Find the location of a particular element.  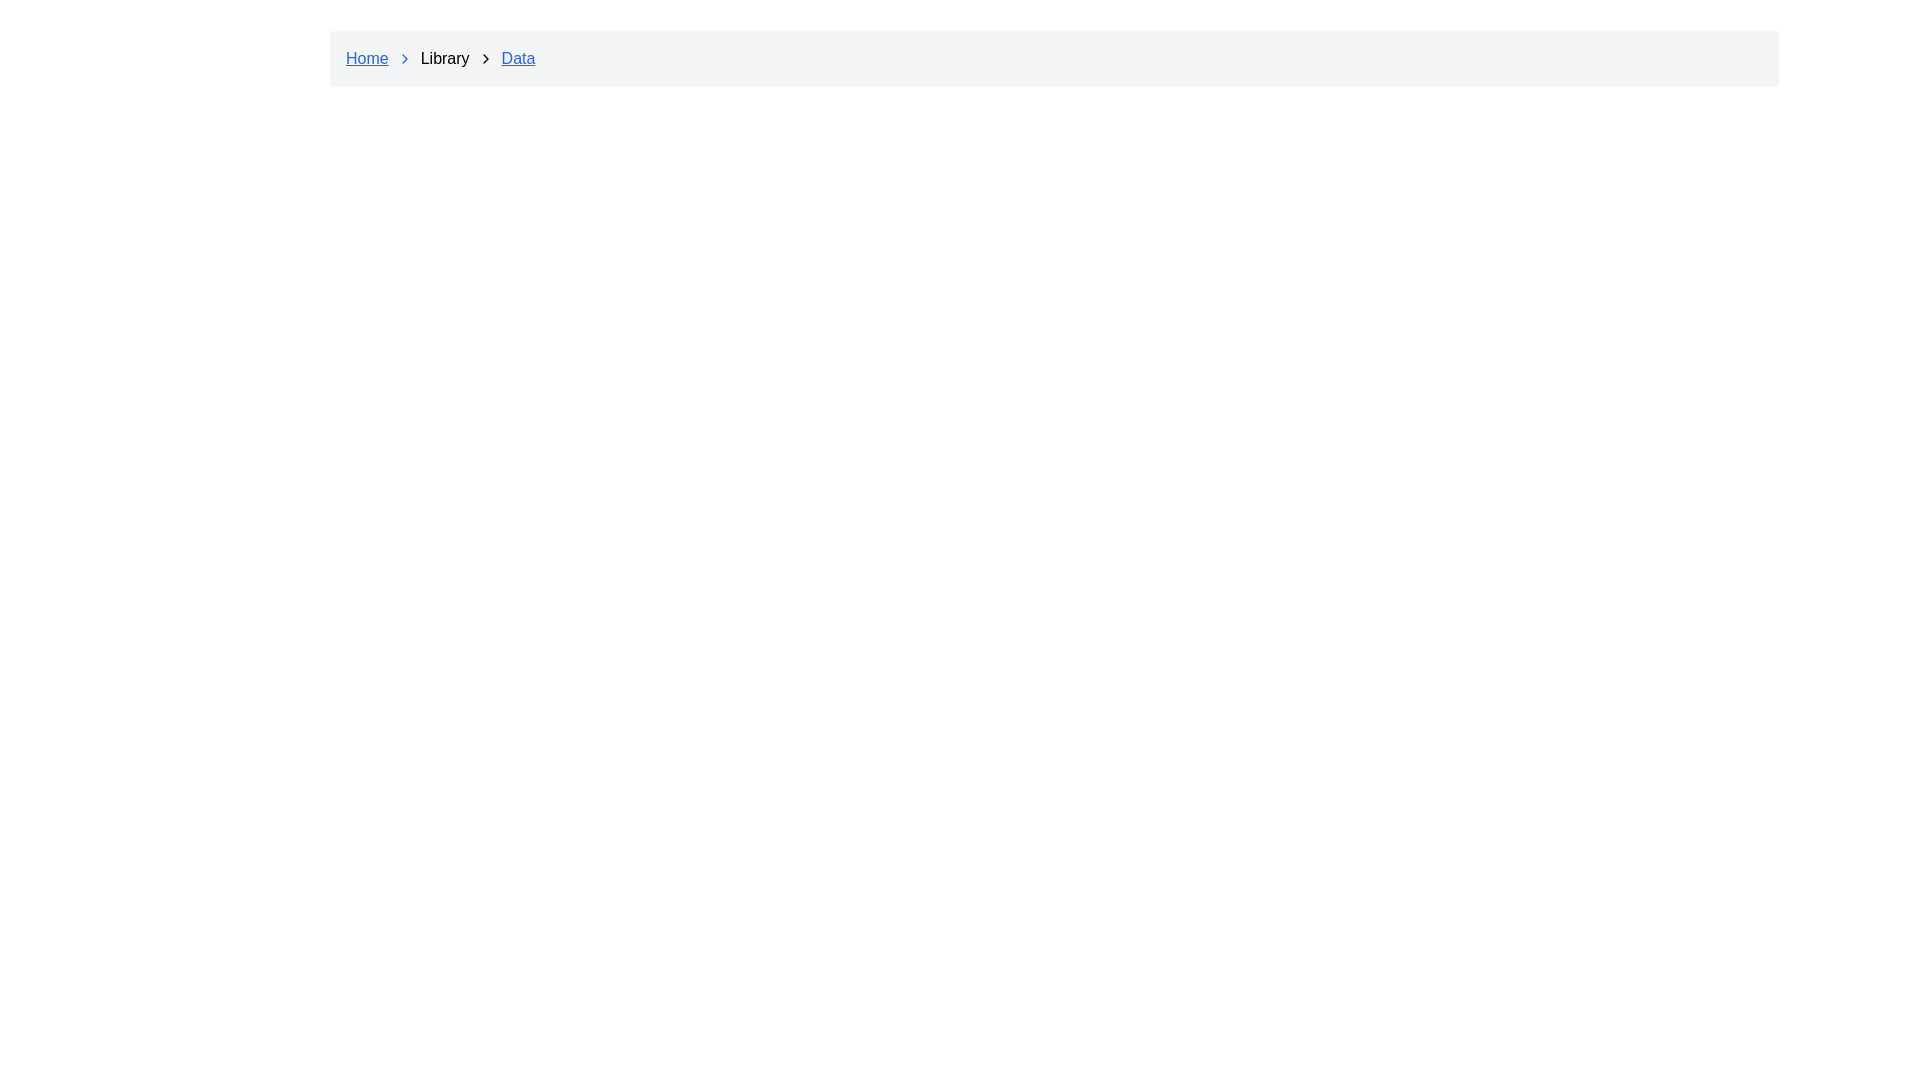

the chevron icon located immediately to the right of the 'Library' label, which serves as a navigation indicator within the horizontal navigation sequence is located at coordinates (485, 57).